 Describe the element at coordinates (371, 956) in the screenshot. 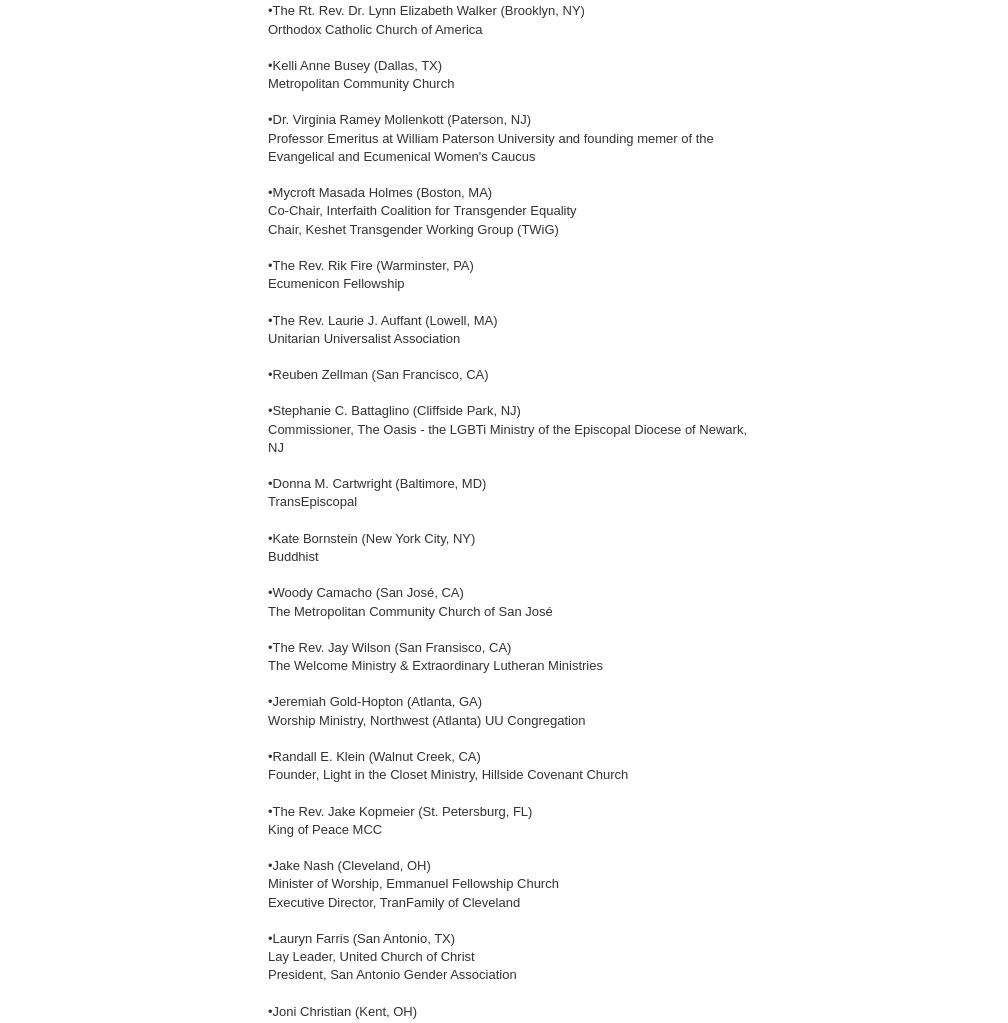

I see `'Lay Leader, United Church of Christ'` at that location.